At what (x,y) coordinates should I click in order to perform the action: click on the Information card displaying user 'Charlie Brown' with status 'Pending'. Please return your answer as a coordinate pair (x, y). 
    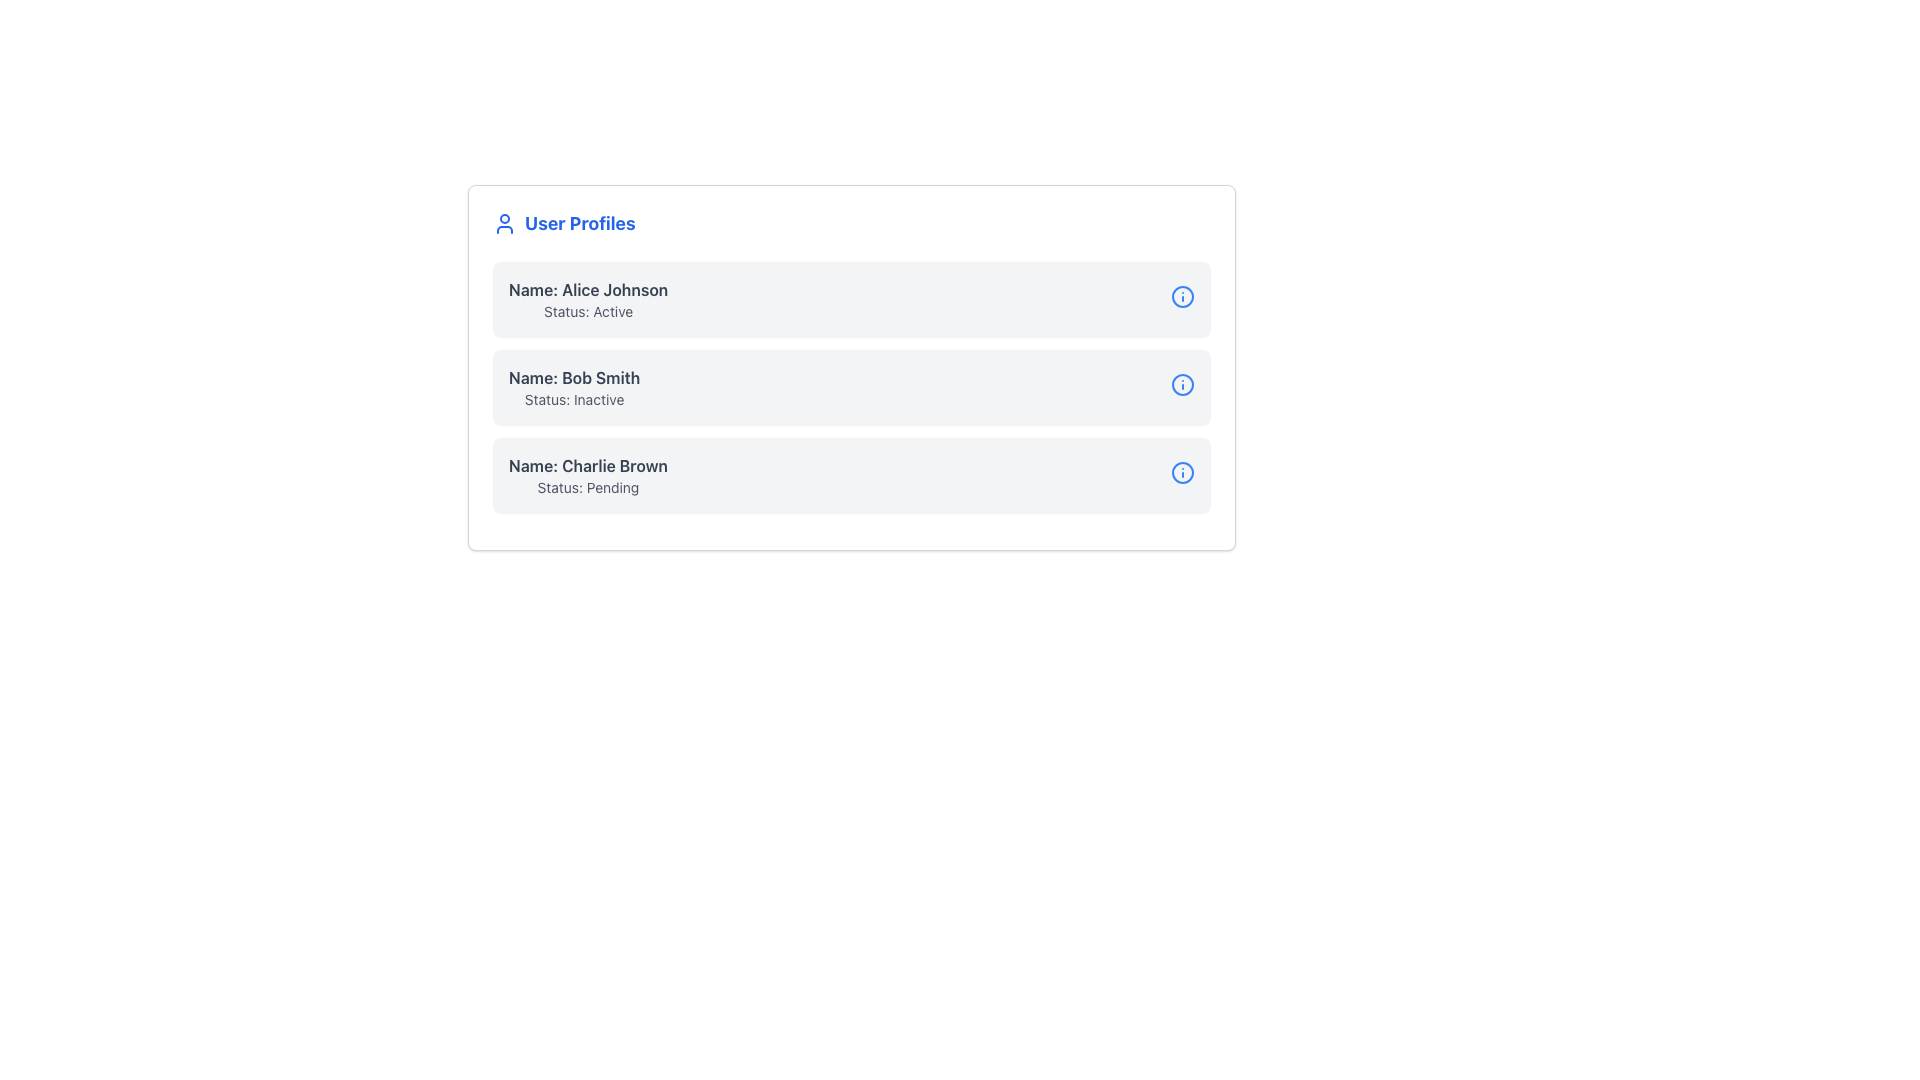
    Looking at the image, I should click on (851, 475).